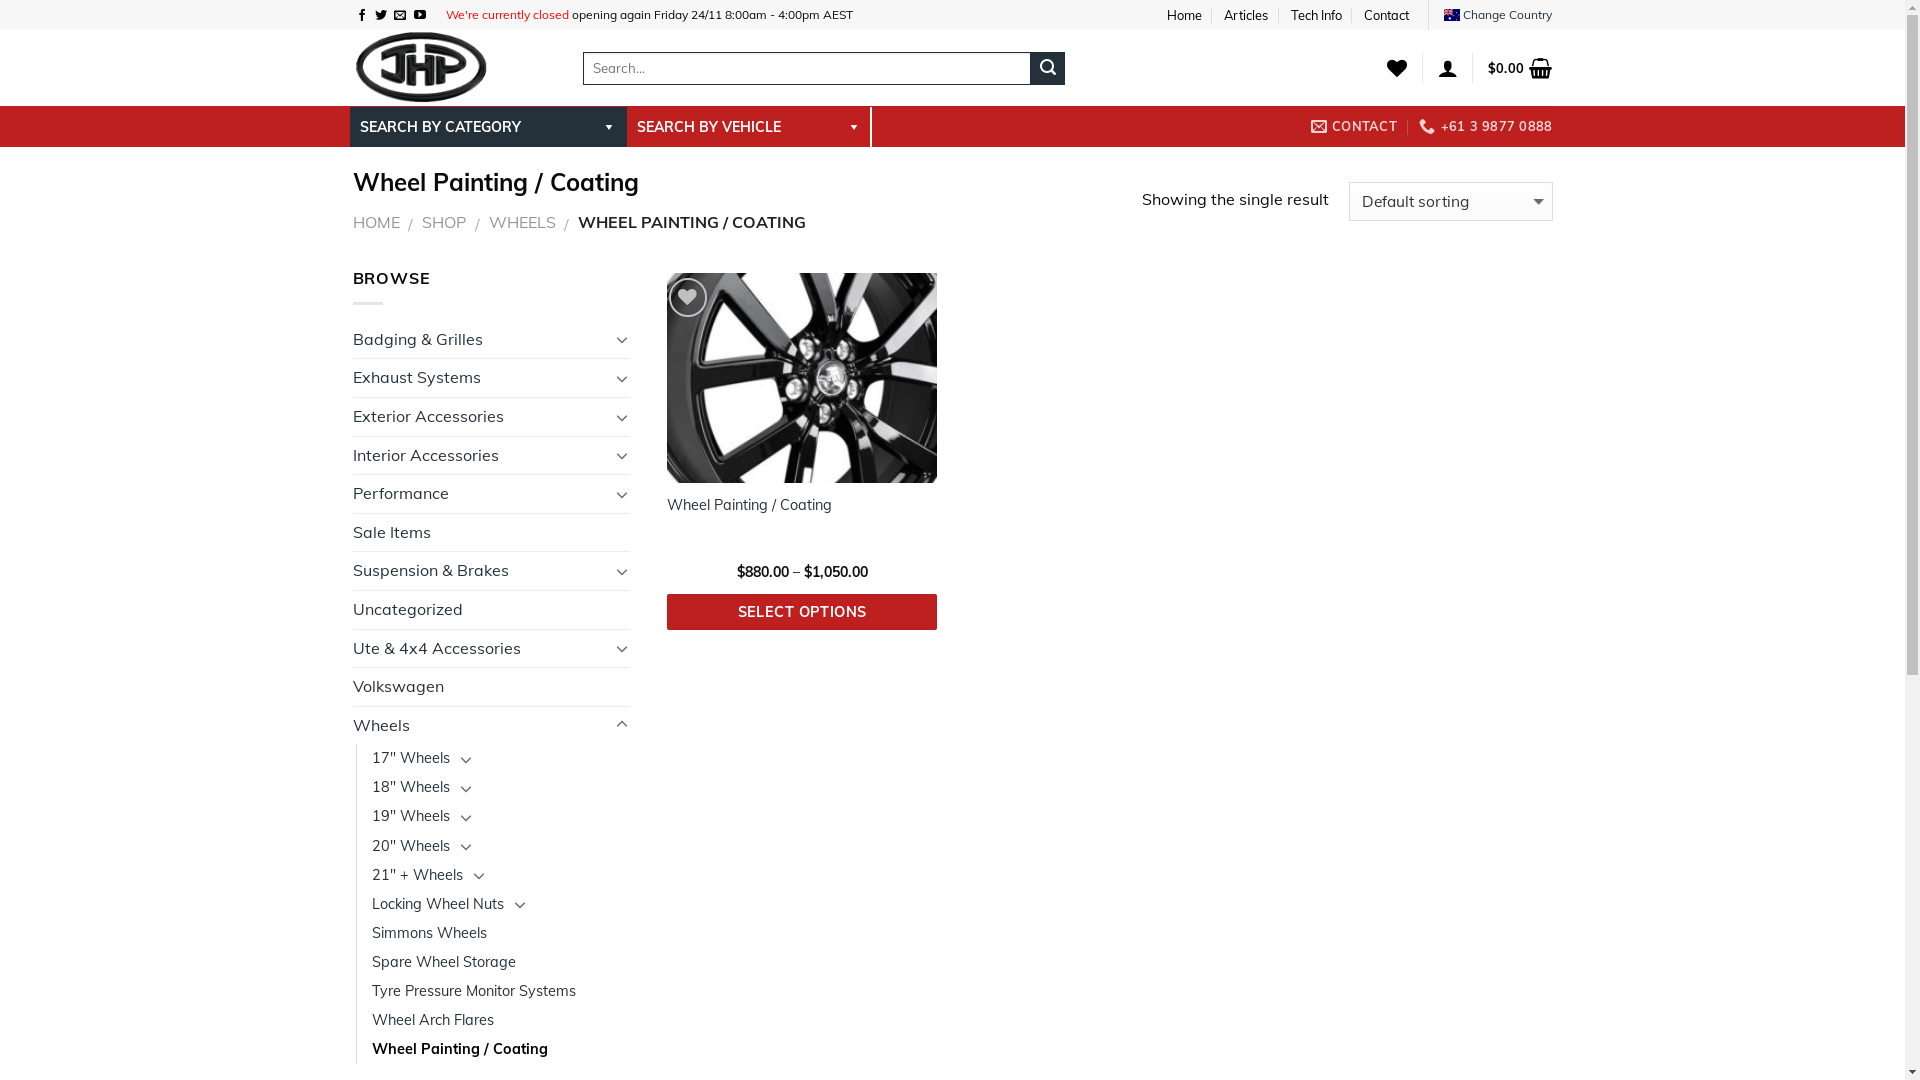 This screenshot has height=1080, width=1920. Describe the element at coordinates (1385, 15) in the screenshot. I see `'Contact'` at that location.